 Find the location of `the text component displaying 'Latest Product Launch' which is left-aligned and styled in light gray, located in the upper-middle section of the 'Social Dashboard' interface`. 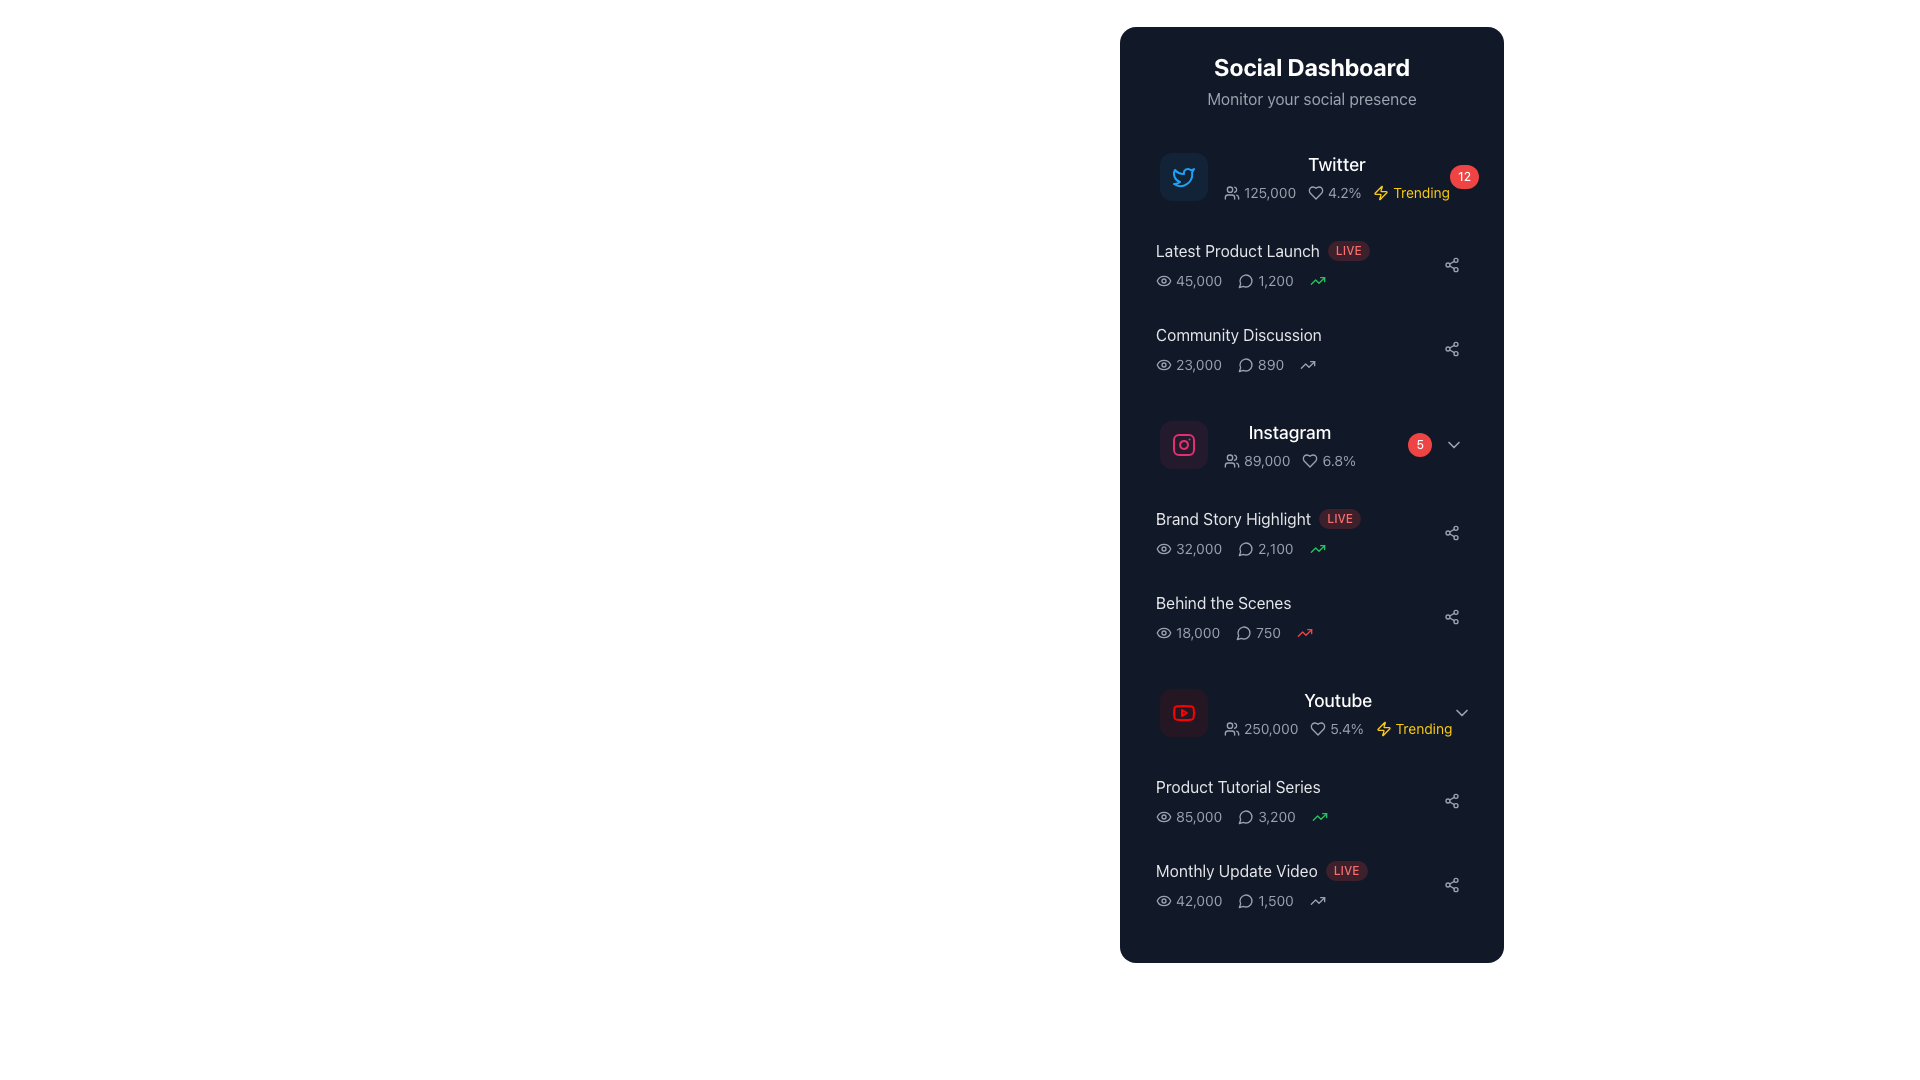

the text component displaying 'Latest Product Launch' which is left-aligned and styled in light gray, located in the upper-middle section of the 'Social Dashboard' interface is located at coordinates (1236, 249).